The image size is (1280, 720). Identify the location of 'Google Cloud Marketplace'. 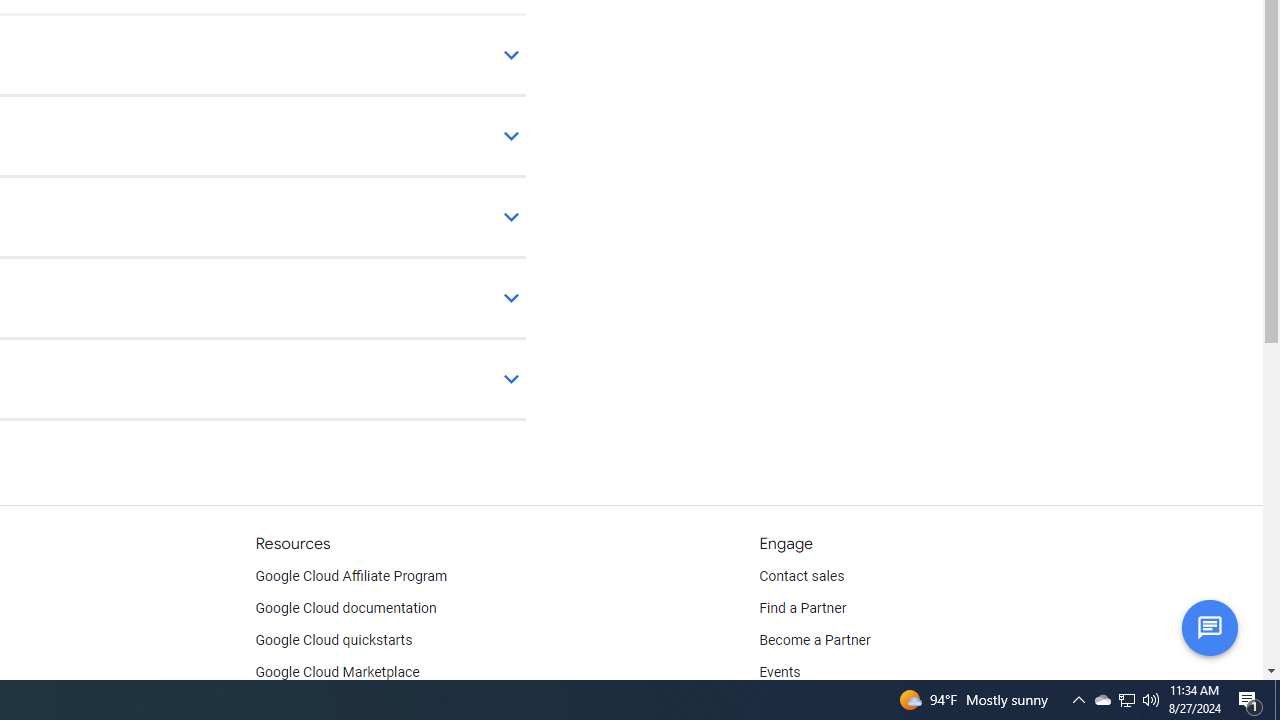
(337, 672).